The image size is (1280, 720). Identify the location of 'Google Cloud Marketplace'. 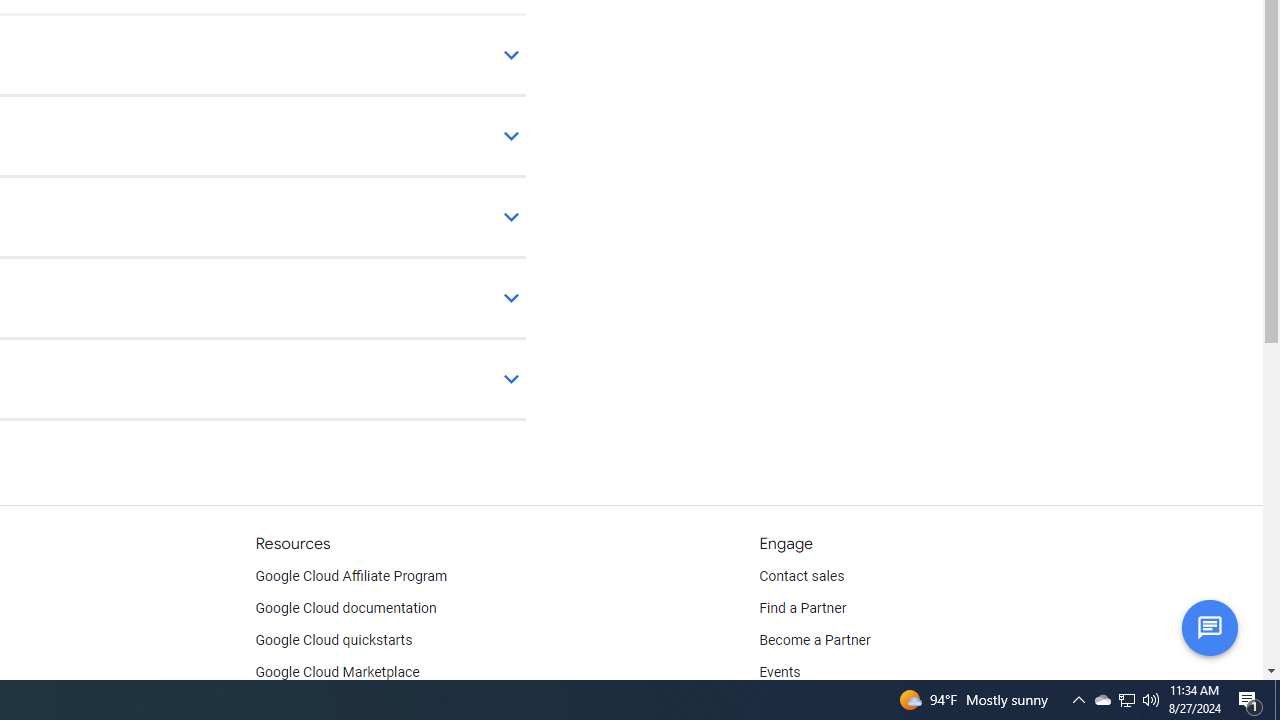
(337, 672).